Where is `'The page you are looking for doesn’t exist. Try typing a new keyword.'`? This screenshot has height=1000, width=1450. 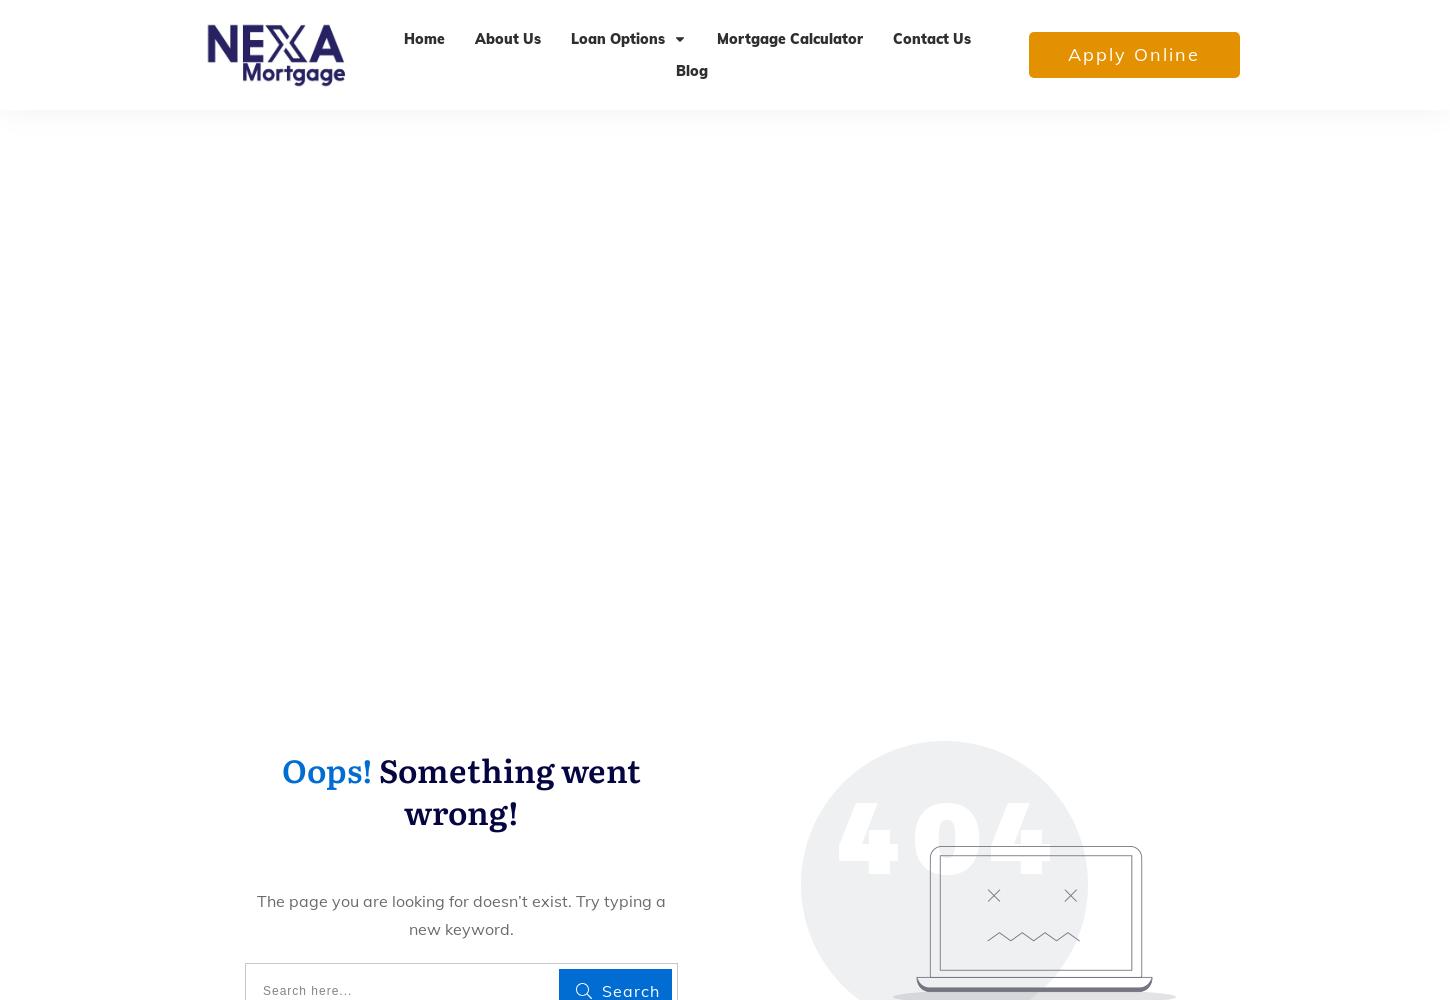 'The page you are looking for doesn’t exist. Try typing a new keyword.' is located at coordinates (459, 914).